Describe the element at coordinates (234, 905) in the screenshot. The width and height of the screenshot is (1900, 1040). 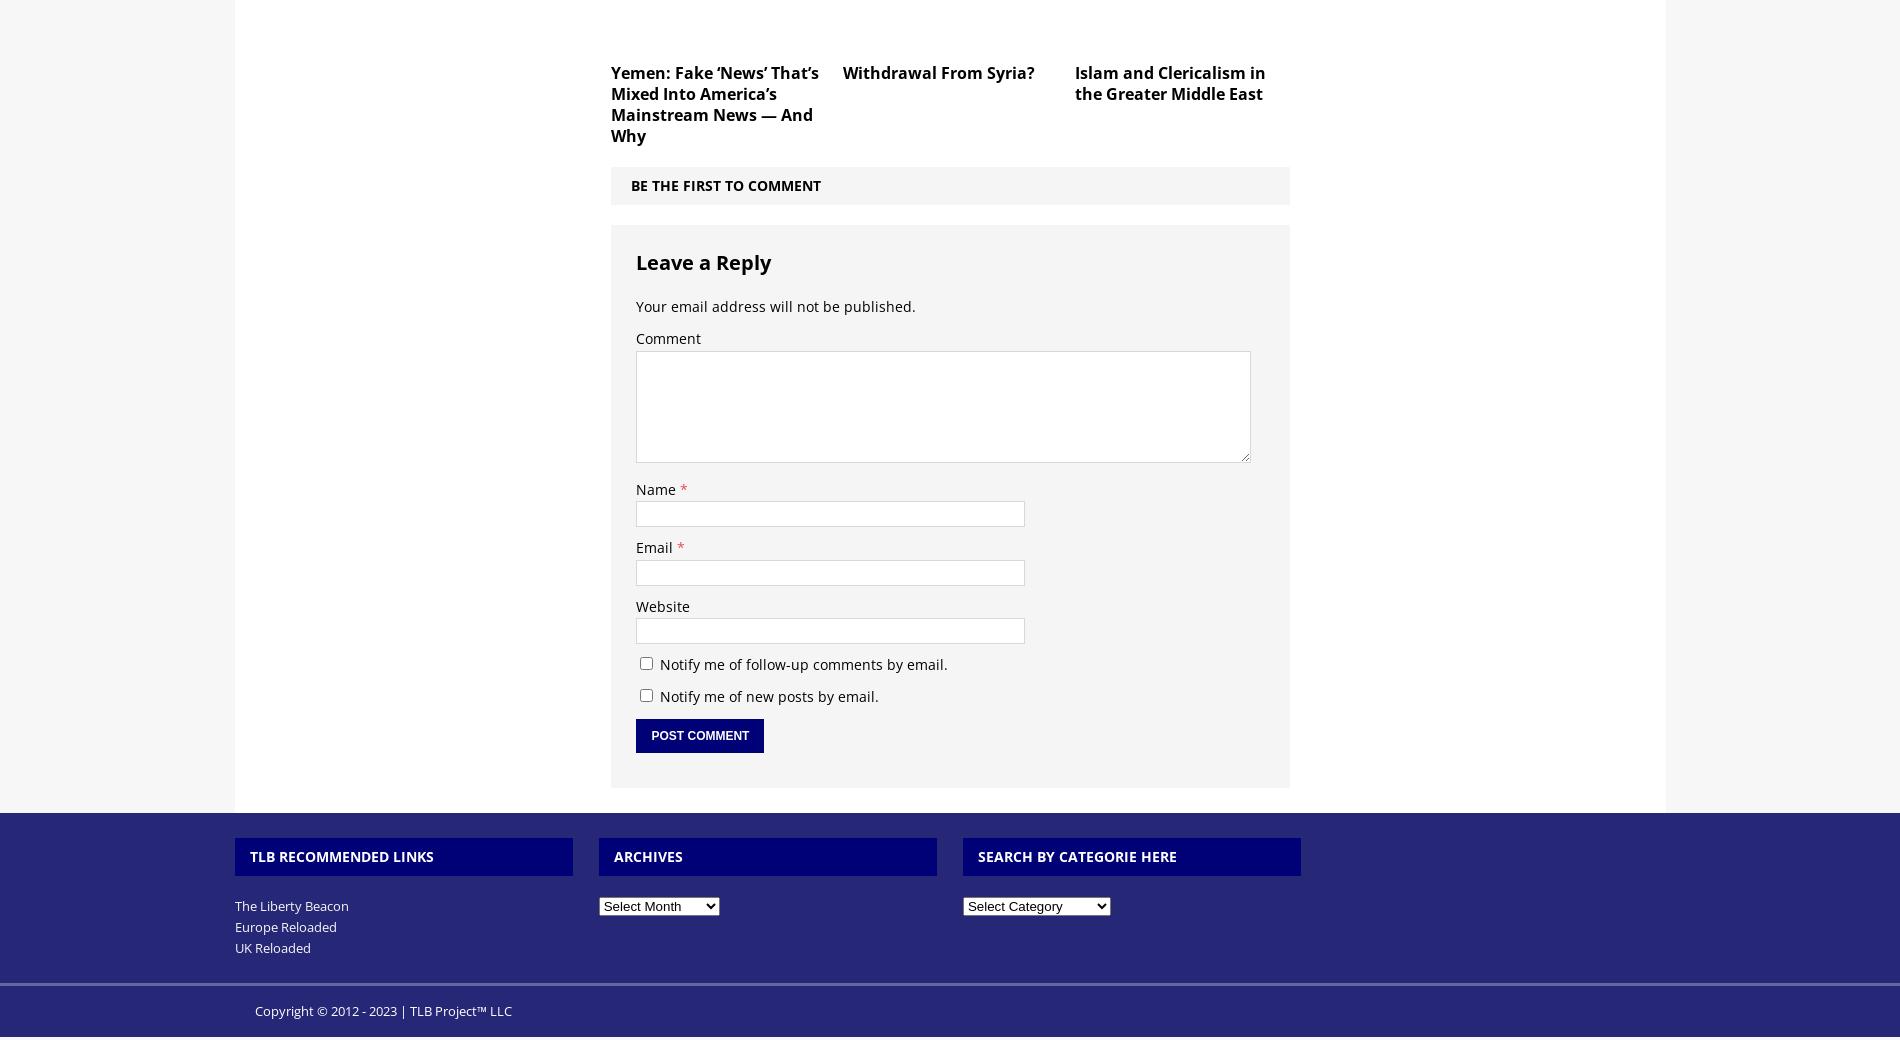
I see `'The Liberty Beacon'` at that location.